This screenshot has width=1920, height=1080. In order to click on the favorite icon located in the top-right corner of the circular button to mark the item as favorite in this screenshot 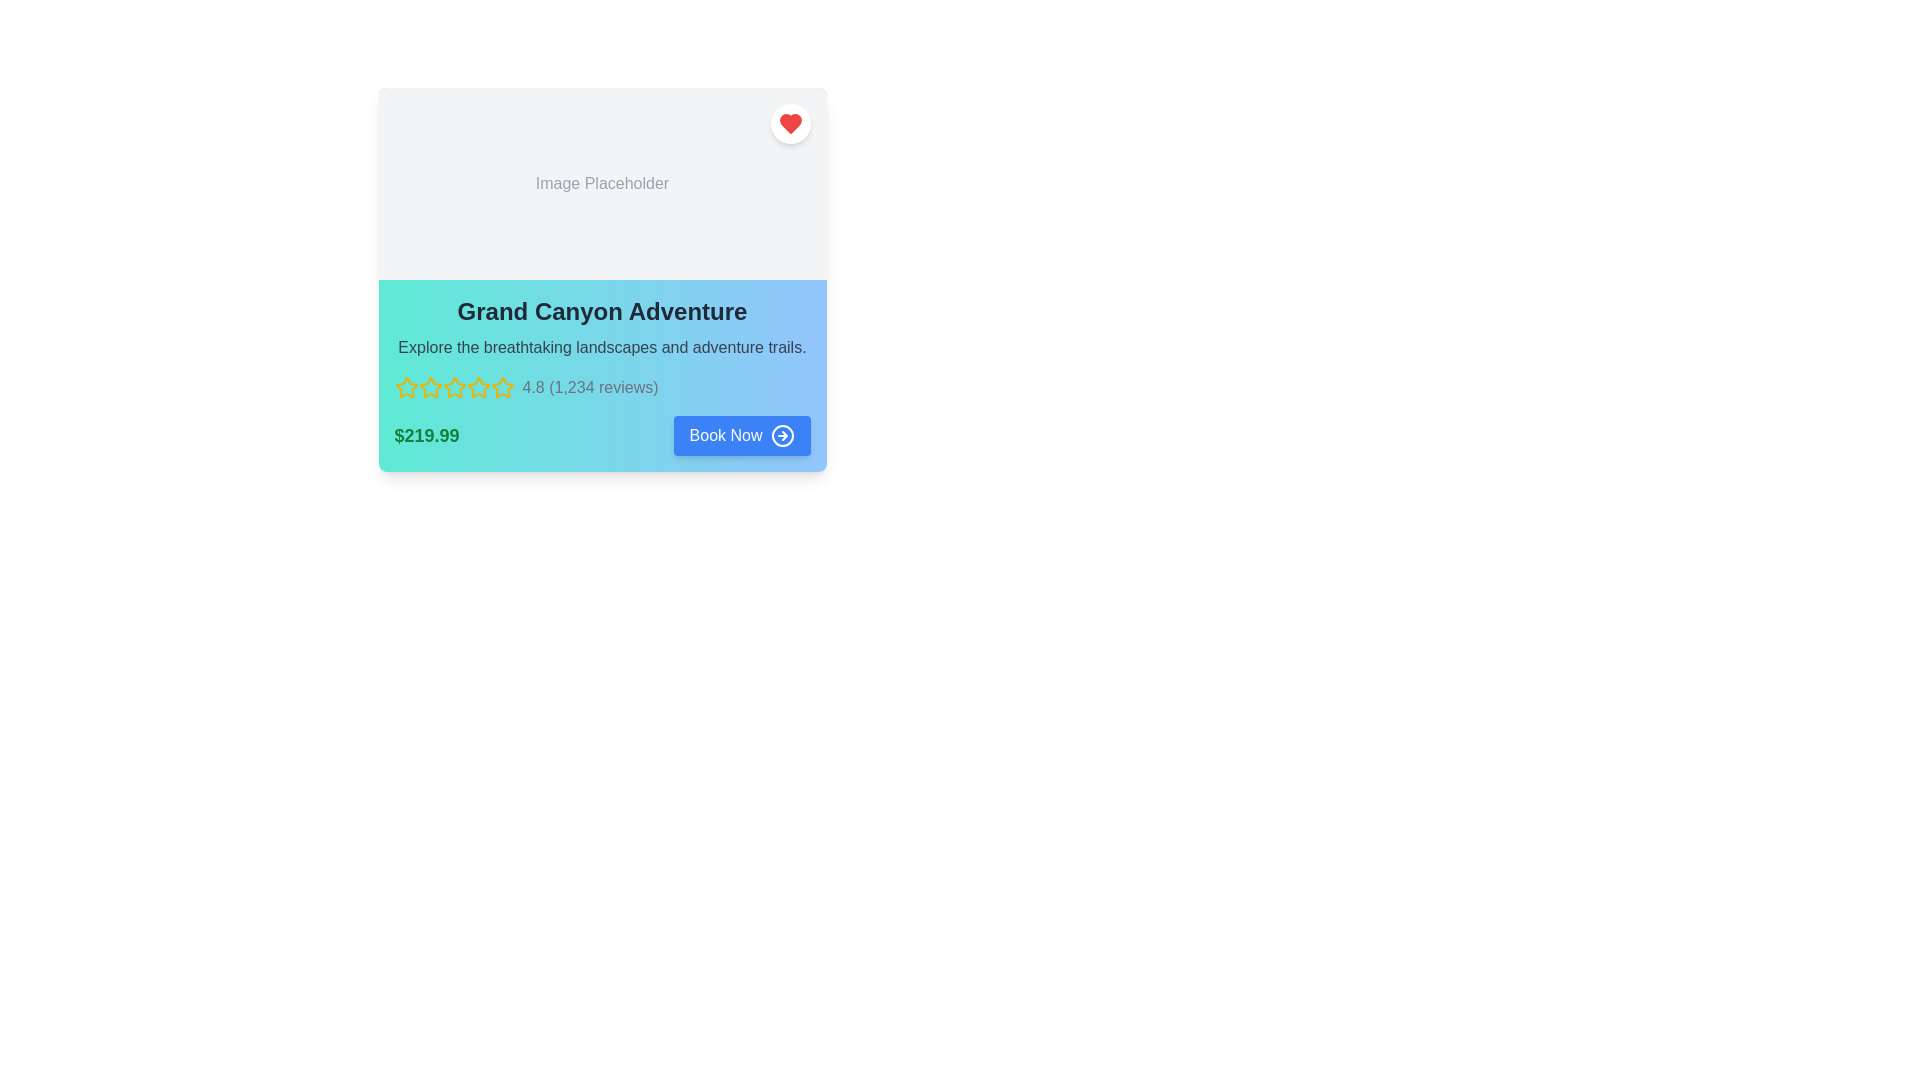, I will do `click(789, 123)`.